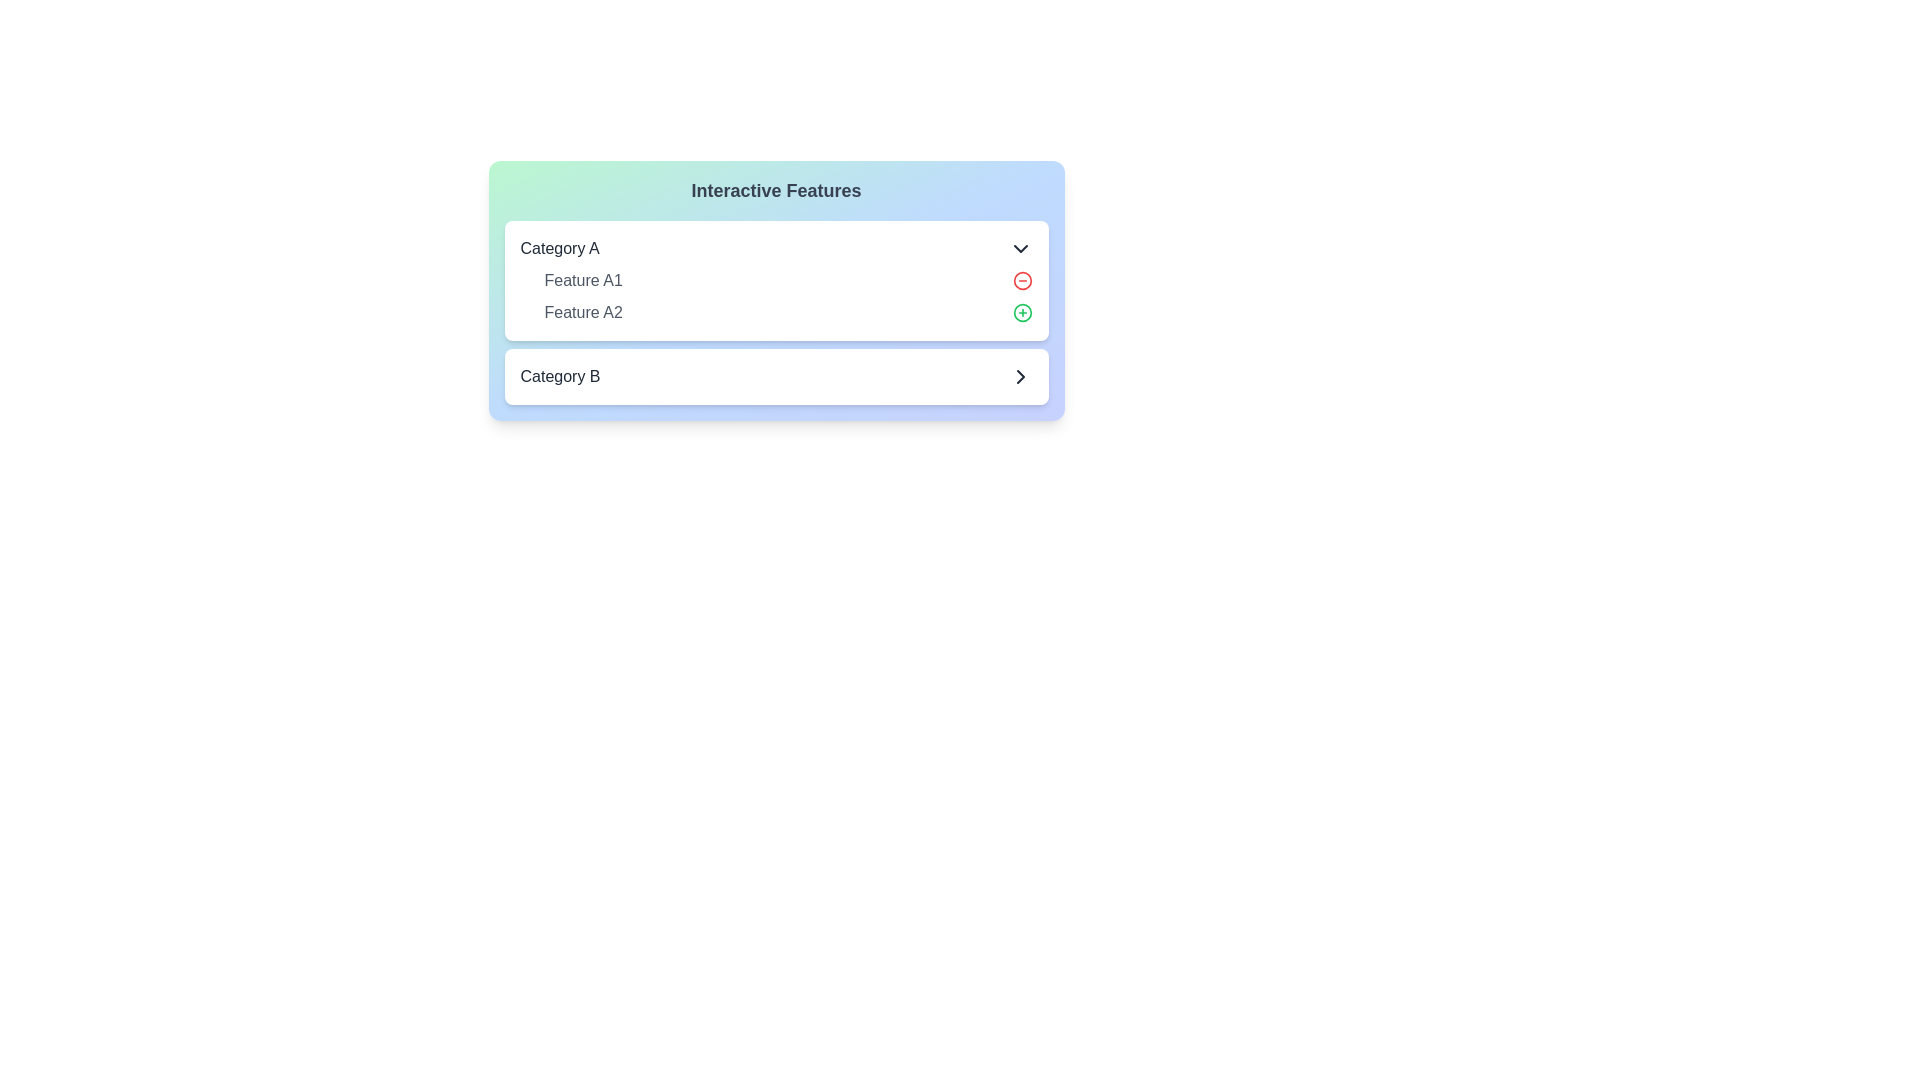 The width and height of the screenshot is (1920, 1080). Describe the element at coordinates (1022, 312) in the screenshot. I see `the circular vector graphic element located adjacent to the right-hand margin of the 'Feature A2' item in the dropdown list under 'Category A'` at that location.